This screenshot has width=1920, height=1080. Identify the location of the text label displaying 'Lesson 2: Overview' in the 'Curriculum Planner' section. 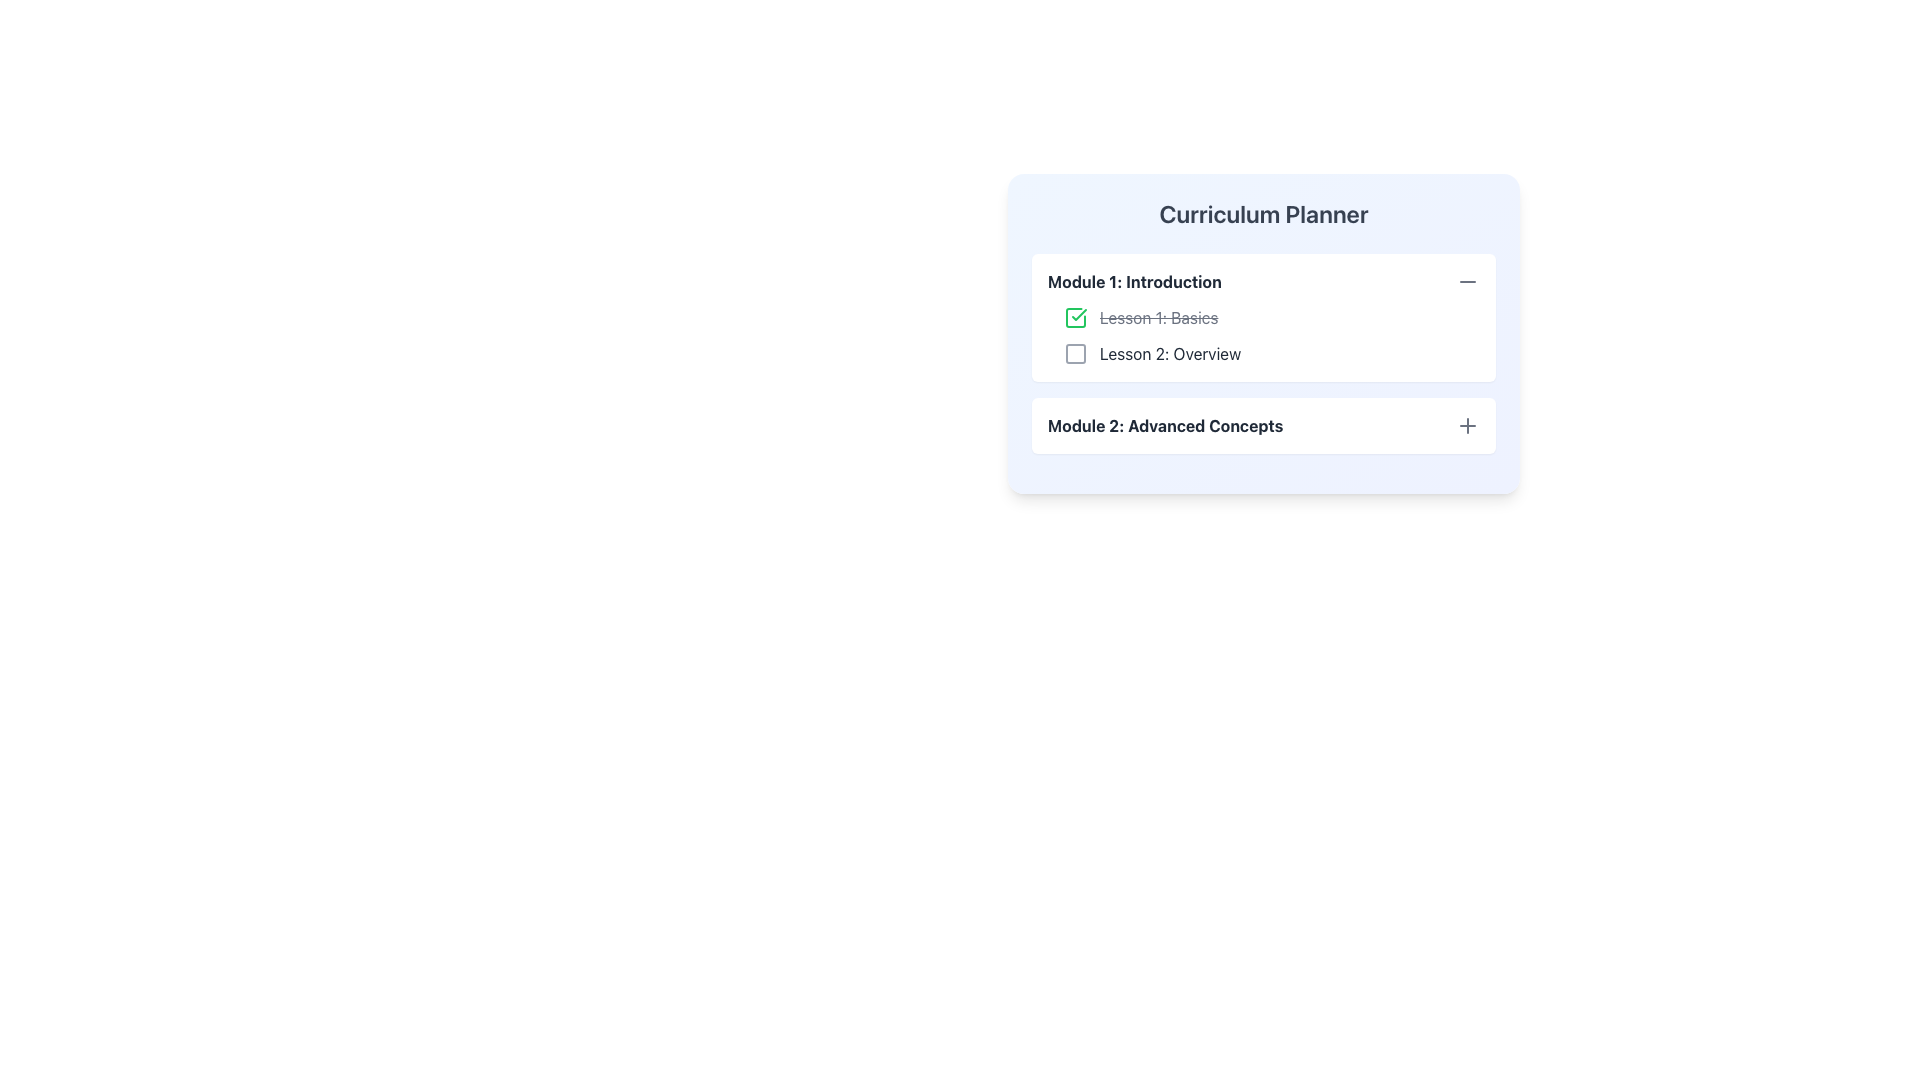
(1170, 353).